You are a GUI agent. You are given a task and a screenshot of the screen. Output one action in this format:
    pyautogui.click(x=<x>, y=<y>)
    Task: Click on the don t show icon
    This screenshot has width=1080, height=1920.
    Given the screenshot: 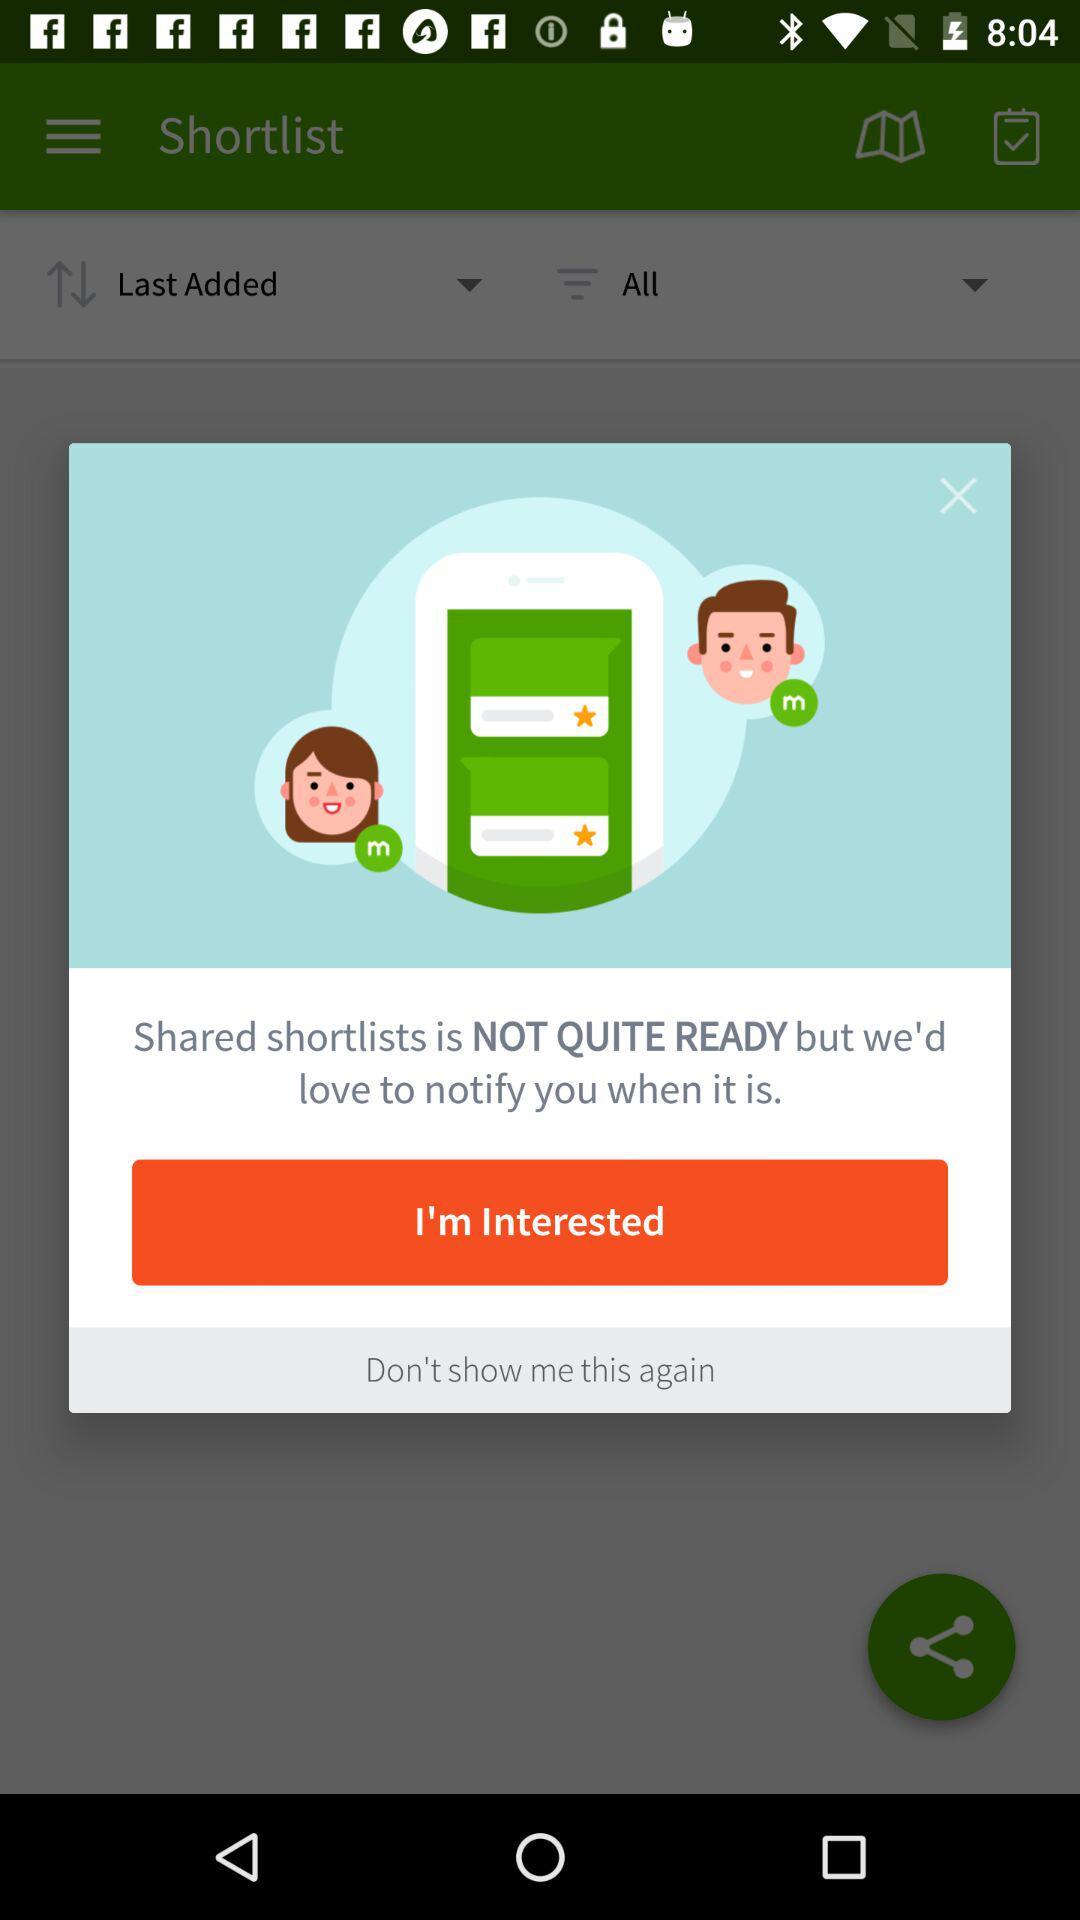 What is the action you would take?
    pyautogui.click(x=540, y=1369)
    